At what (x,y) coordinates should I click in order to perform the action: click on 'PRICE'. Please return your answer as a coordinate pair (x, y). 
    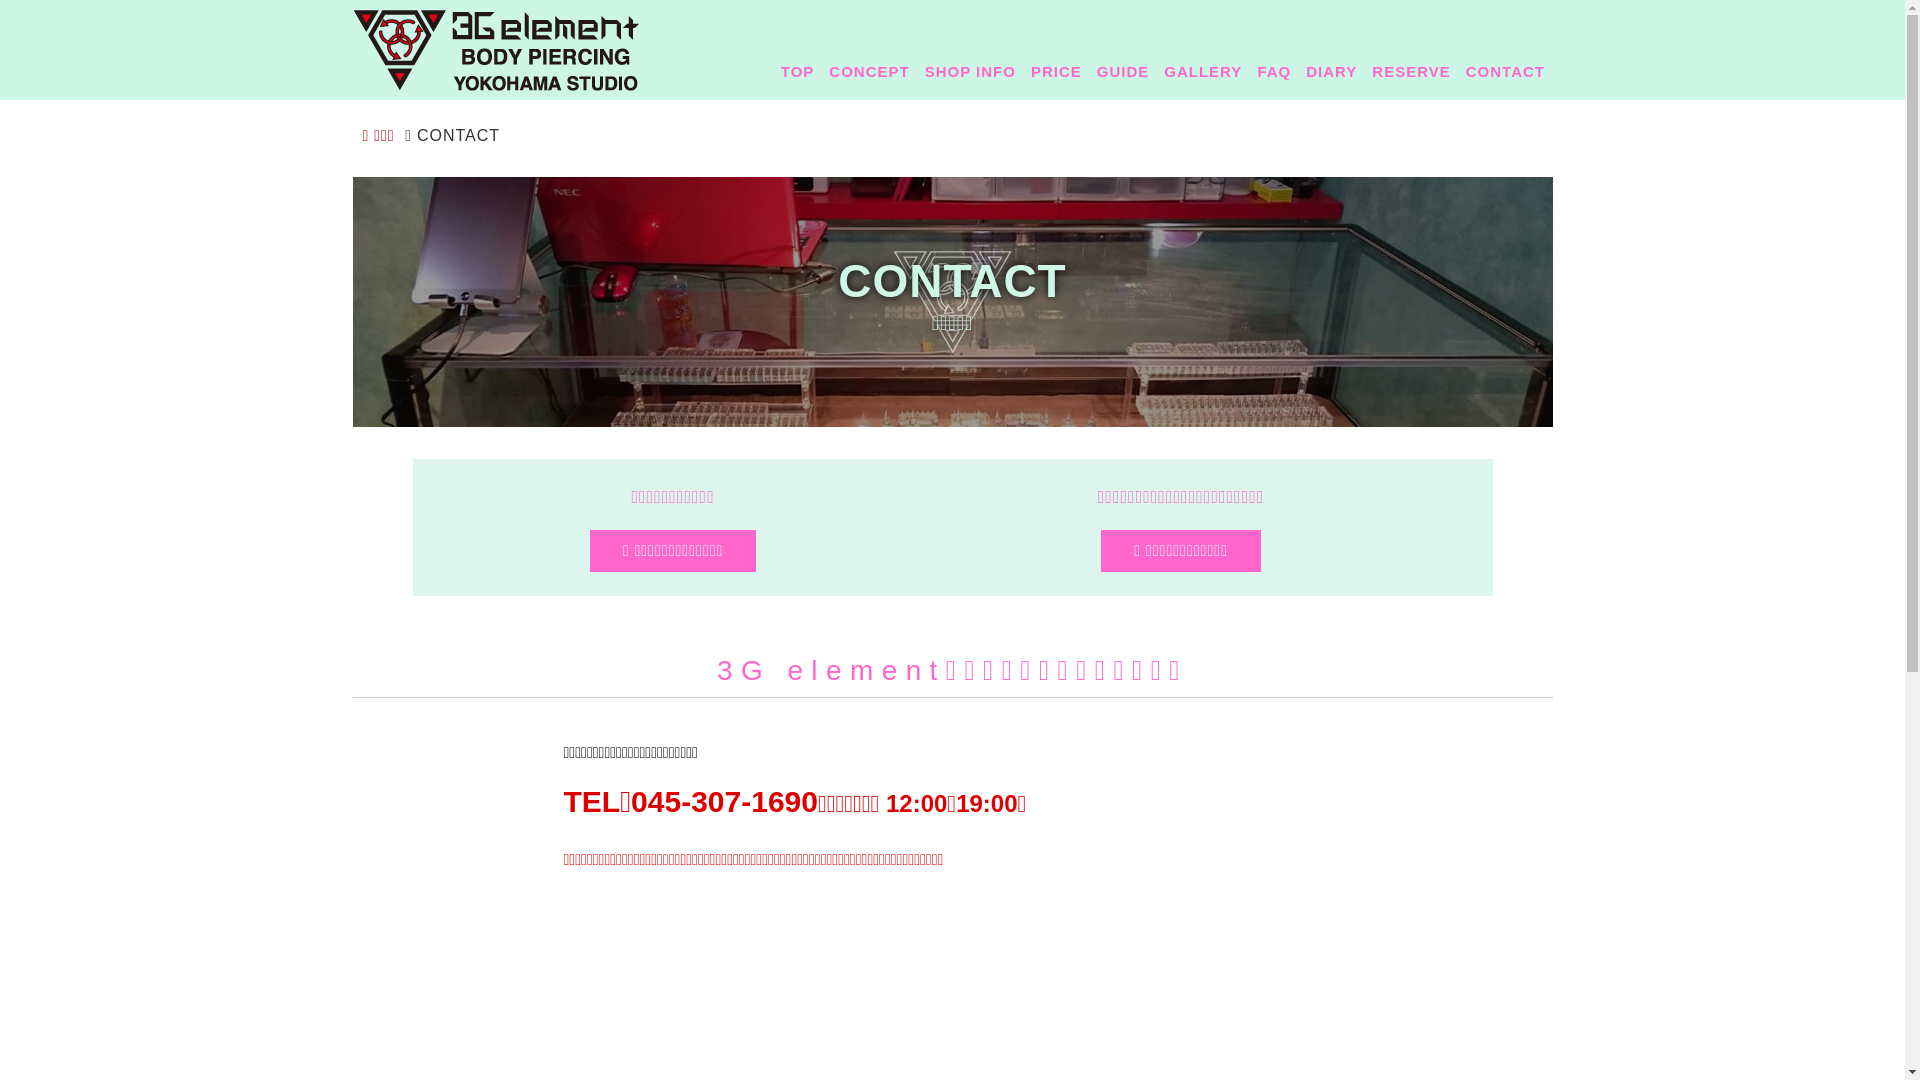
    Looking at the image, I should click on (1055, 69).